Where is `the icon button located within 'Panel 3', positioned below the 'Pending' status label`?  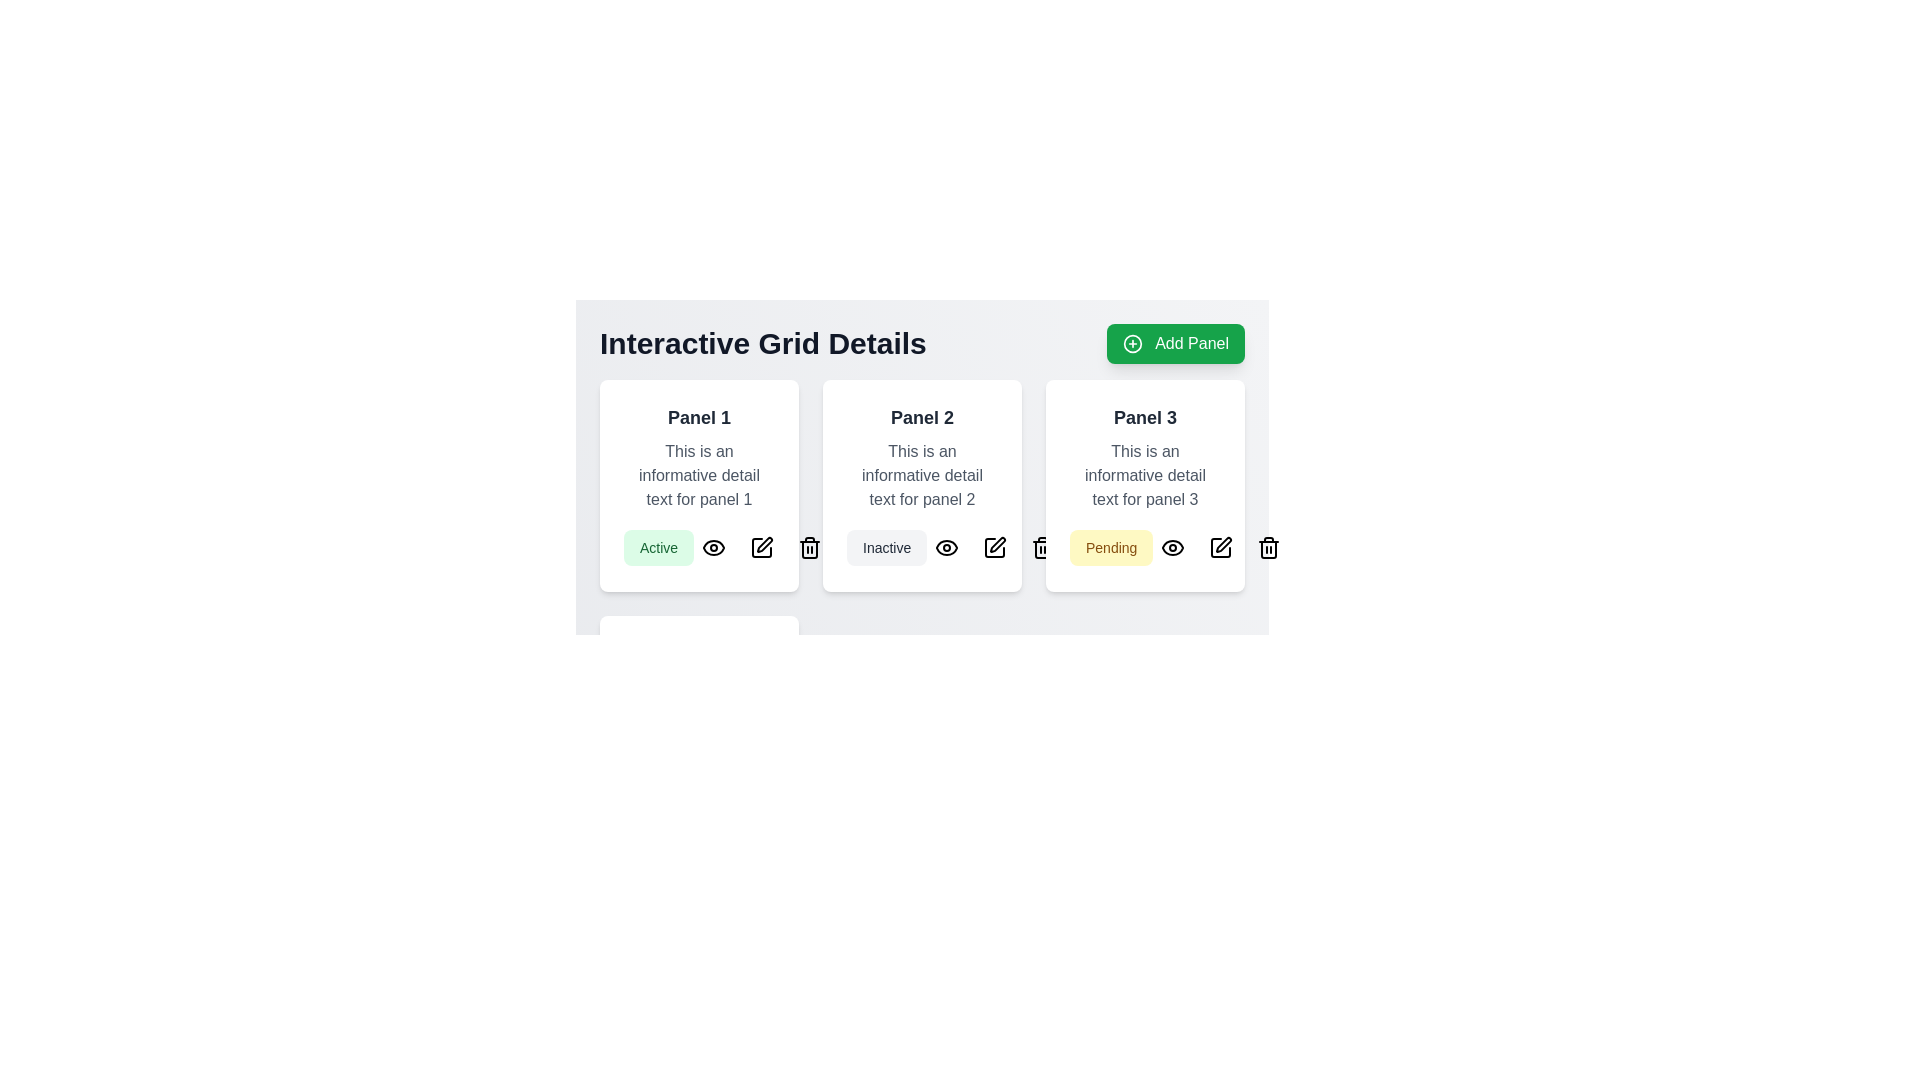 the icon button located within 'Panel 3', positioned below the 'Pending' status label is located at coordinates (1223, 544).